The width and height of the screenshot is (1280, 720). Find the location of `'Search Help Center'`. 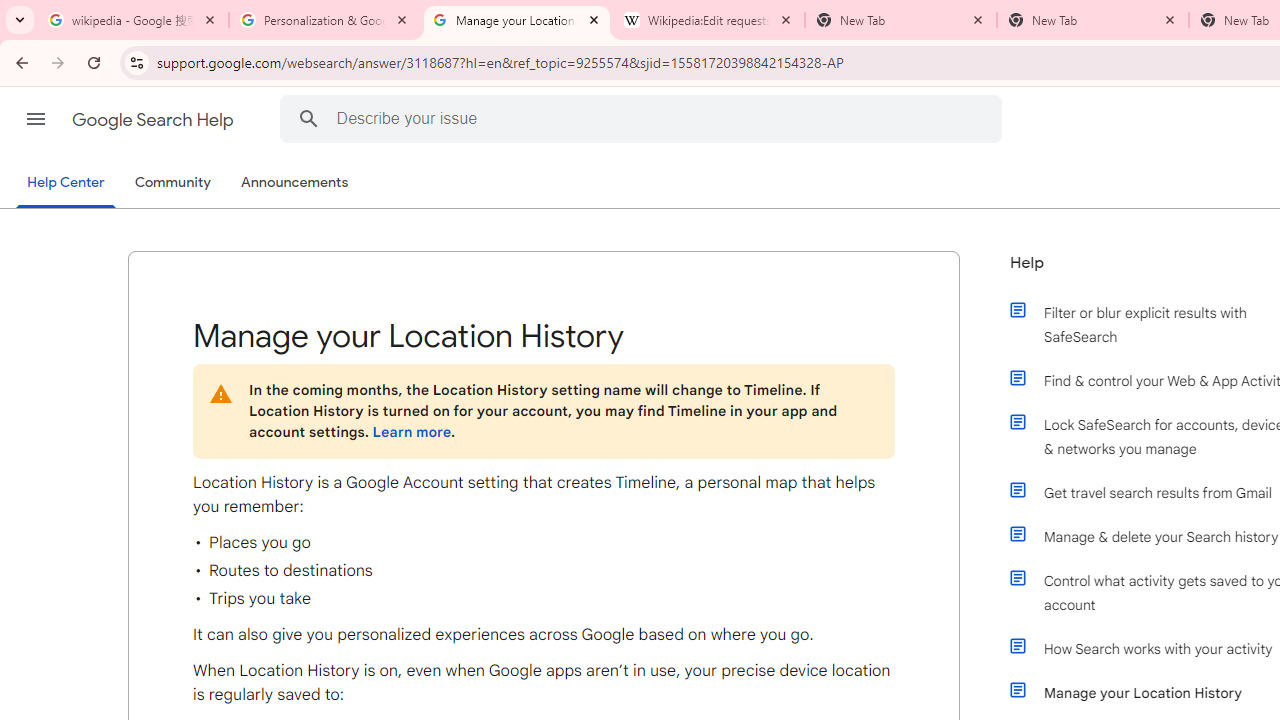

'Search Help Center' is located at coordinates (307, 118).